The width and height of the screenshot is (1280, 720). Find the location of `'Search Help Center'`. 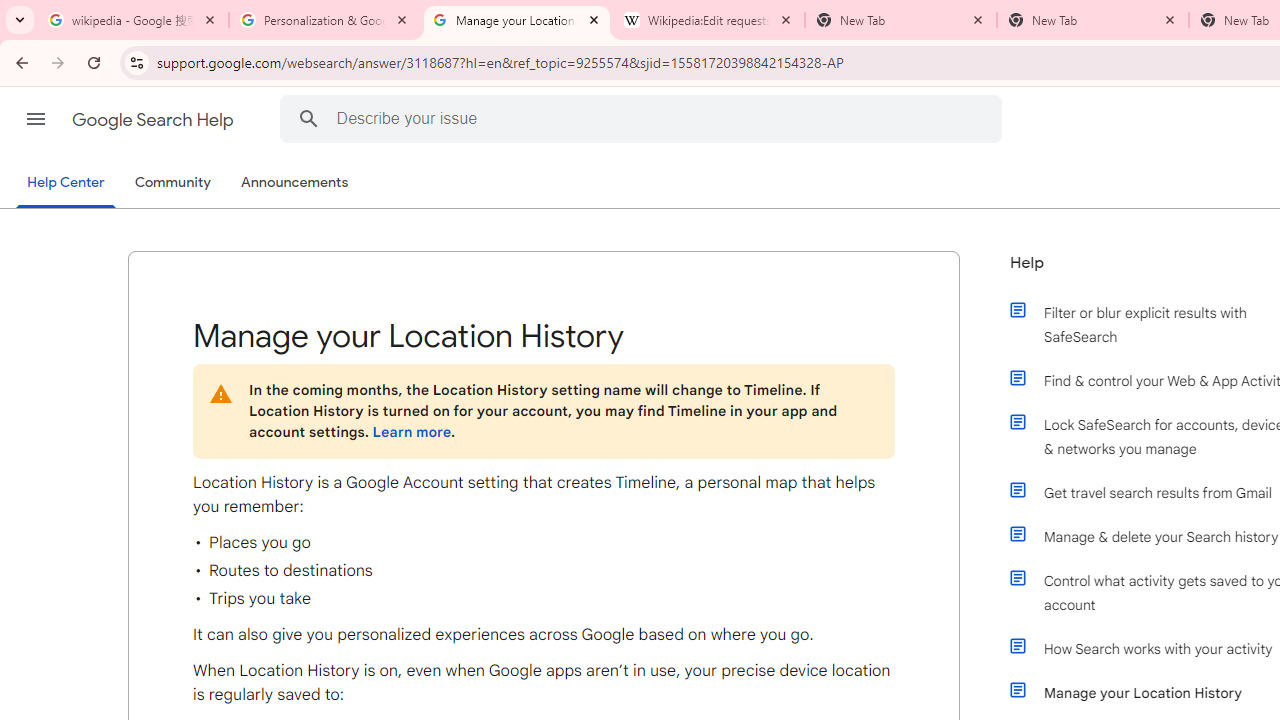

'Search Help Center' is located at coordinates (307, 118).